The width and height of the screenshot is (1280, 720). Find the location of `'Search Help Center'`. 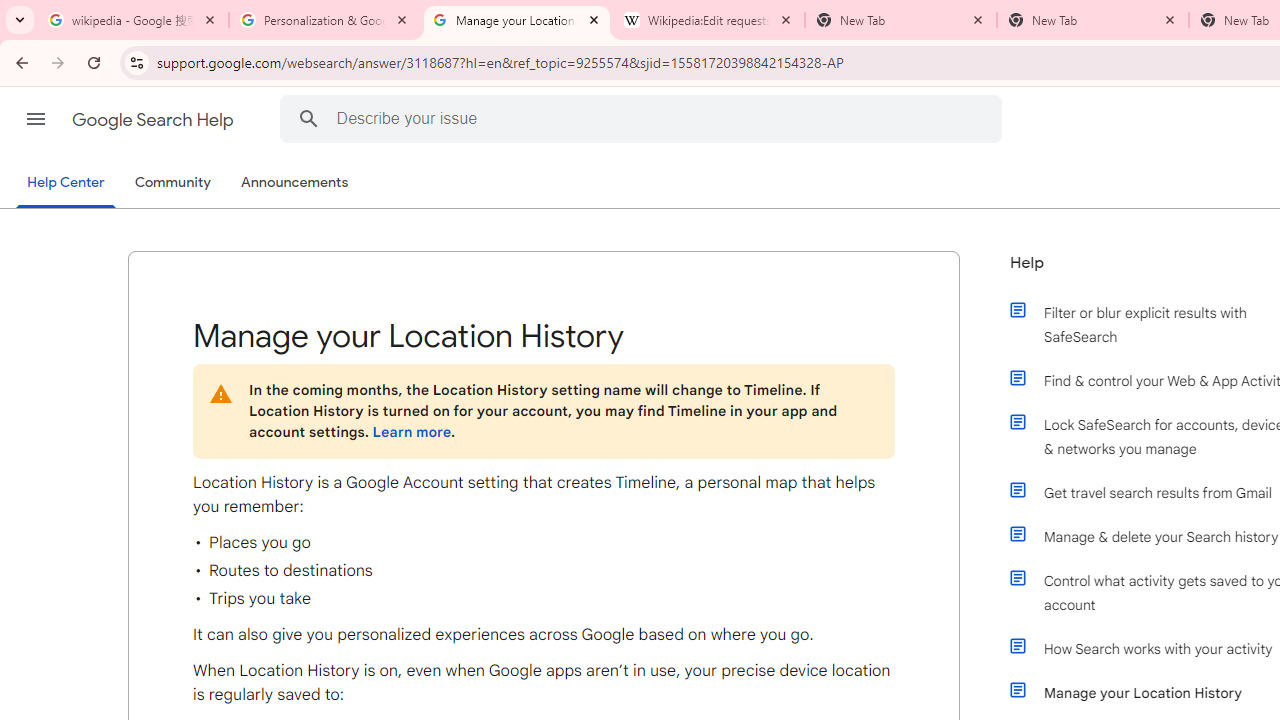

'Search Help Center' is located at coordinates (307, 118).